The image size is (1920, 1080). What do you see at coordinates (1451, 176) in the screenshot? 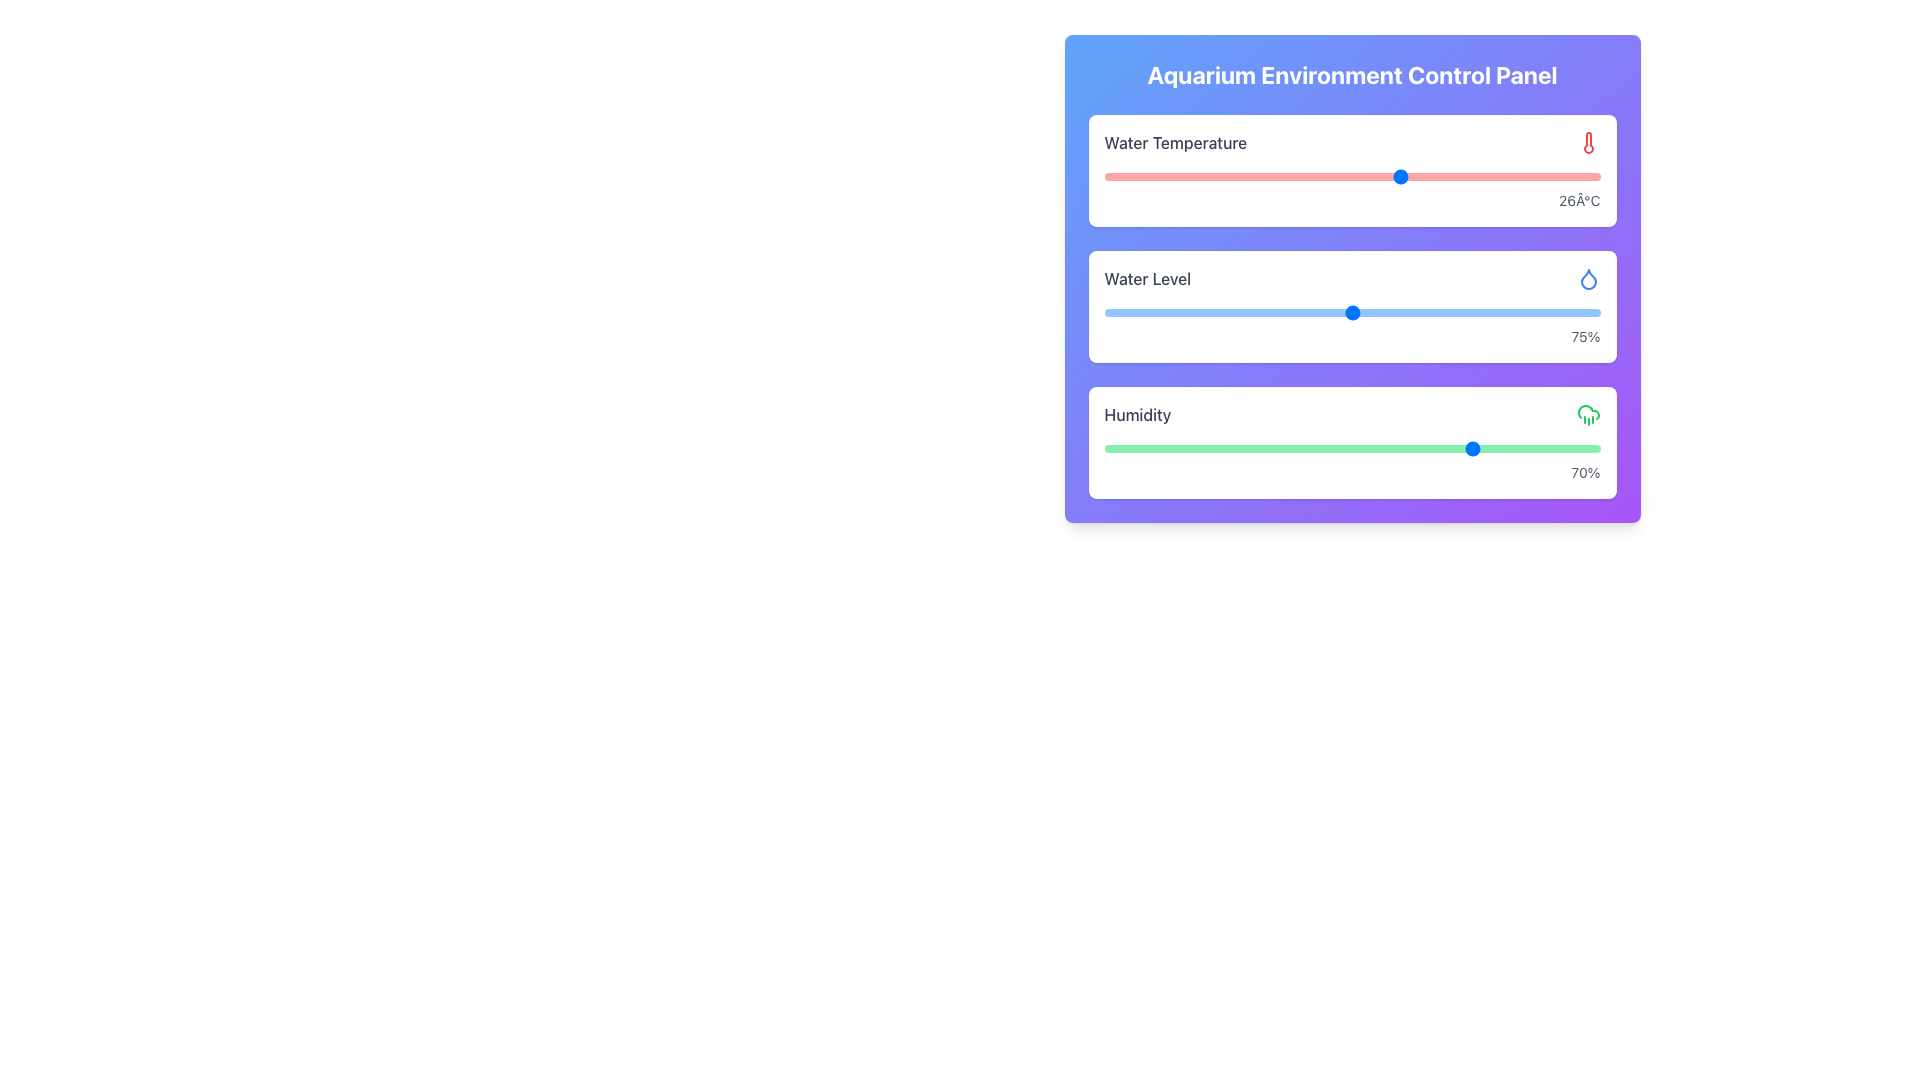
I see `temperature` at bounding box center [1451, 176].